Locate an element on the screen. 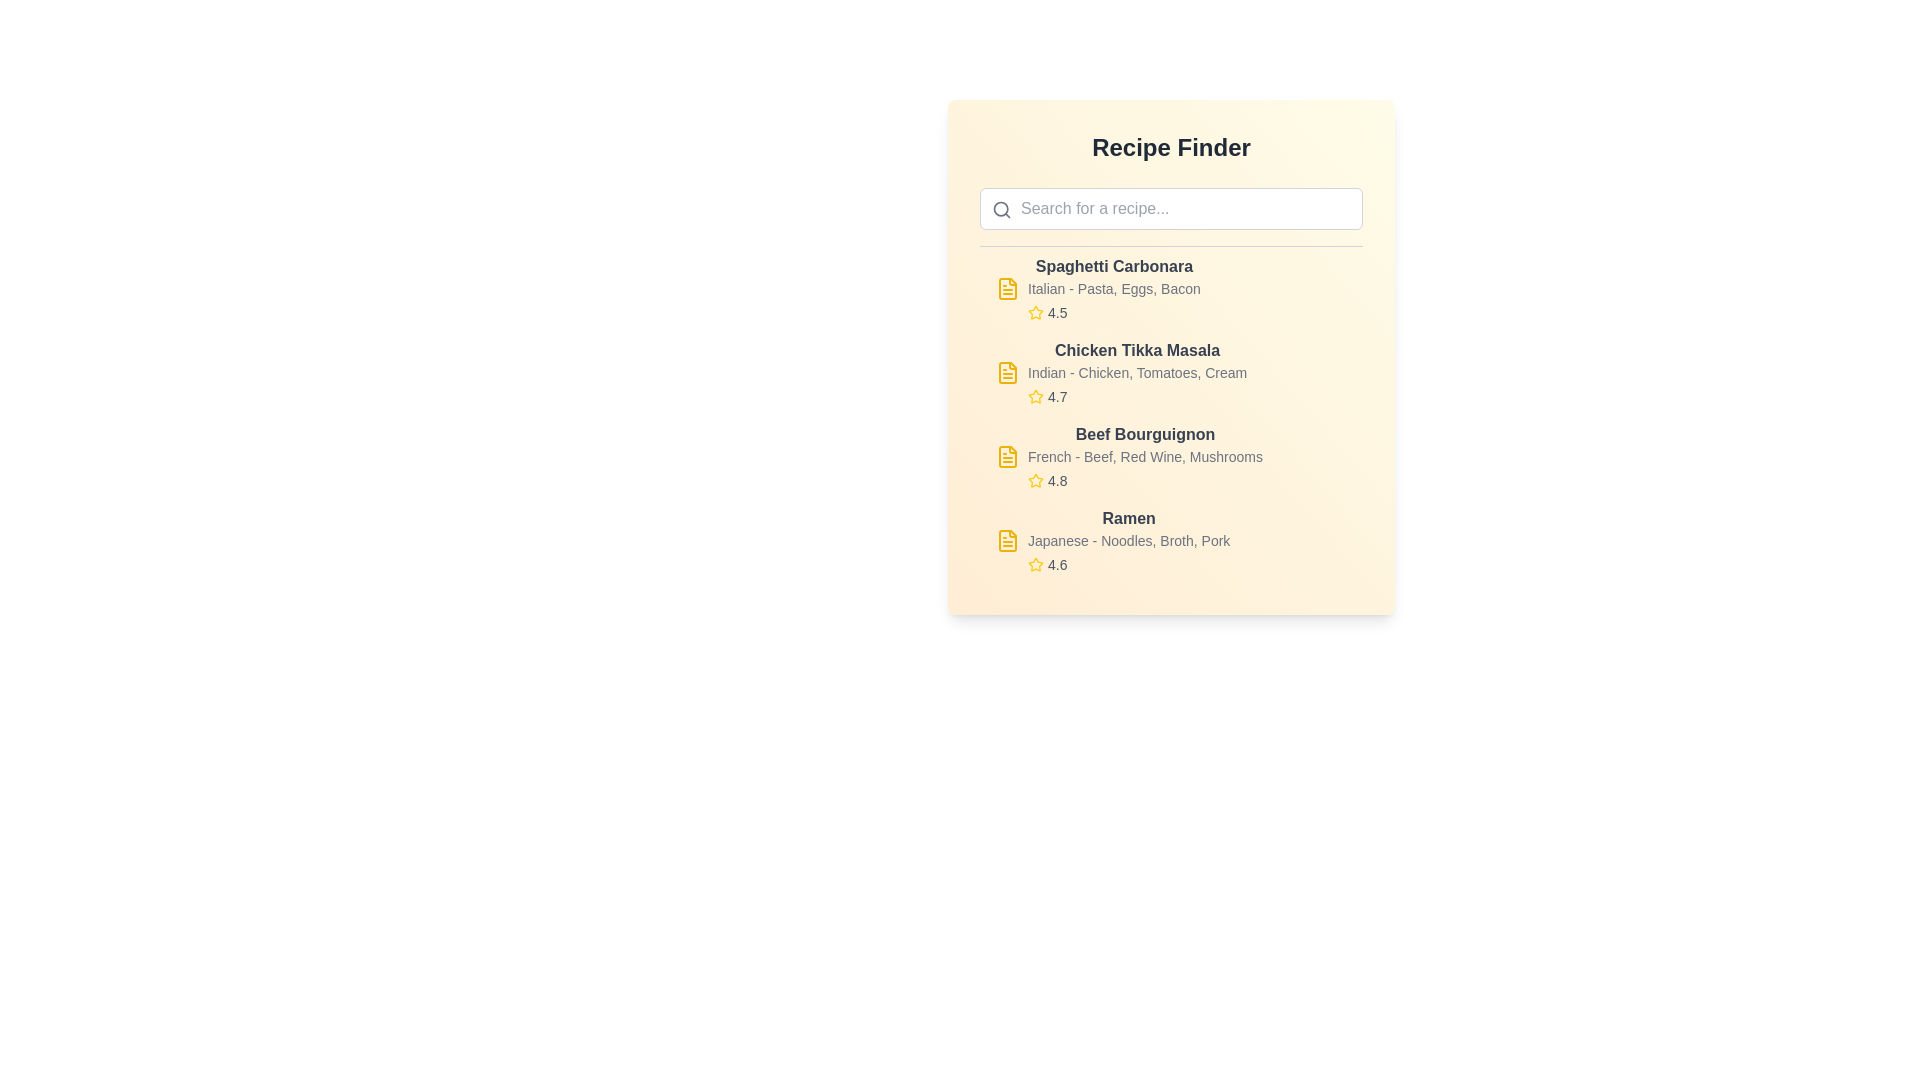 The width and height of the screenshot is (1920, 1080). the text label displaying 'Chicken Tikka Masala' in bold, dark gray font, which is positioned beneath the search bar and above the descriptive text in the recipe list is located at coordinates (1137, 350).